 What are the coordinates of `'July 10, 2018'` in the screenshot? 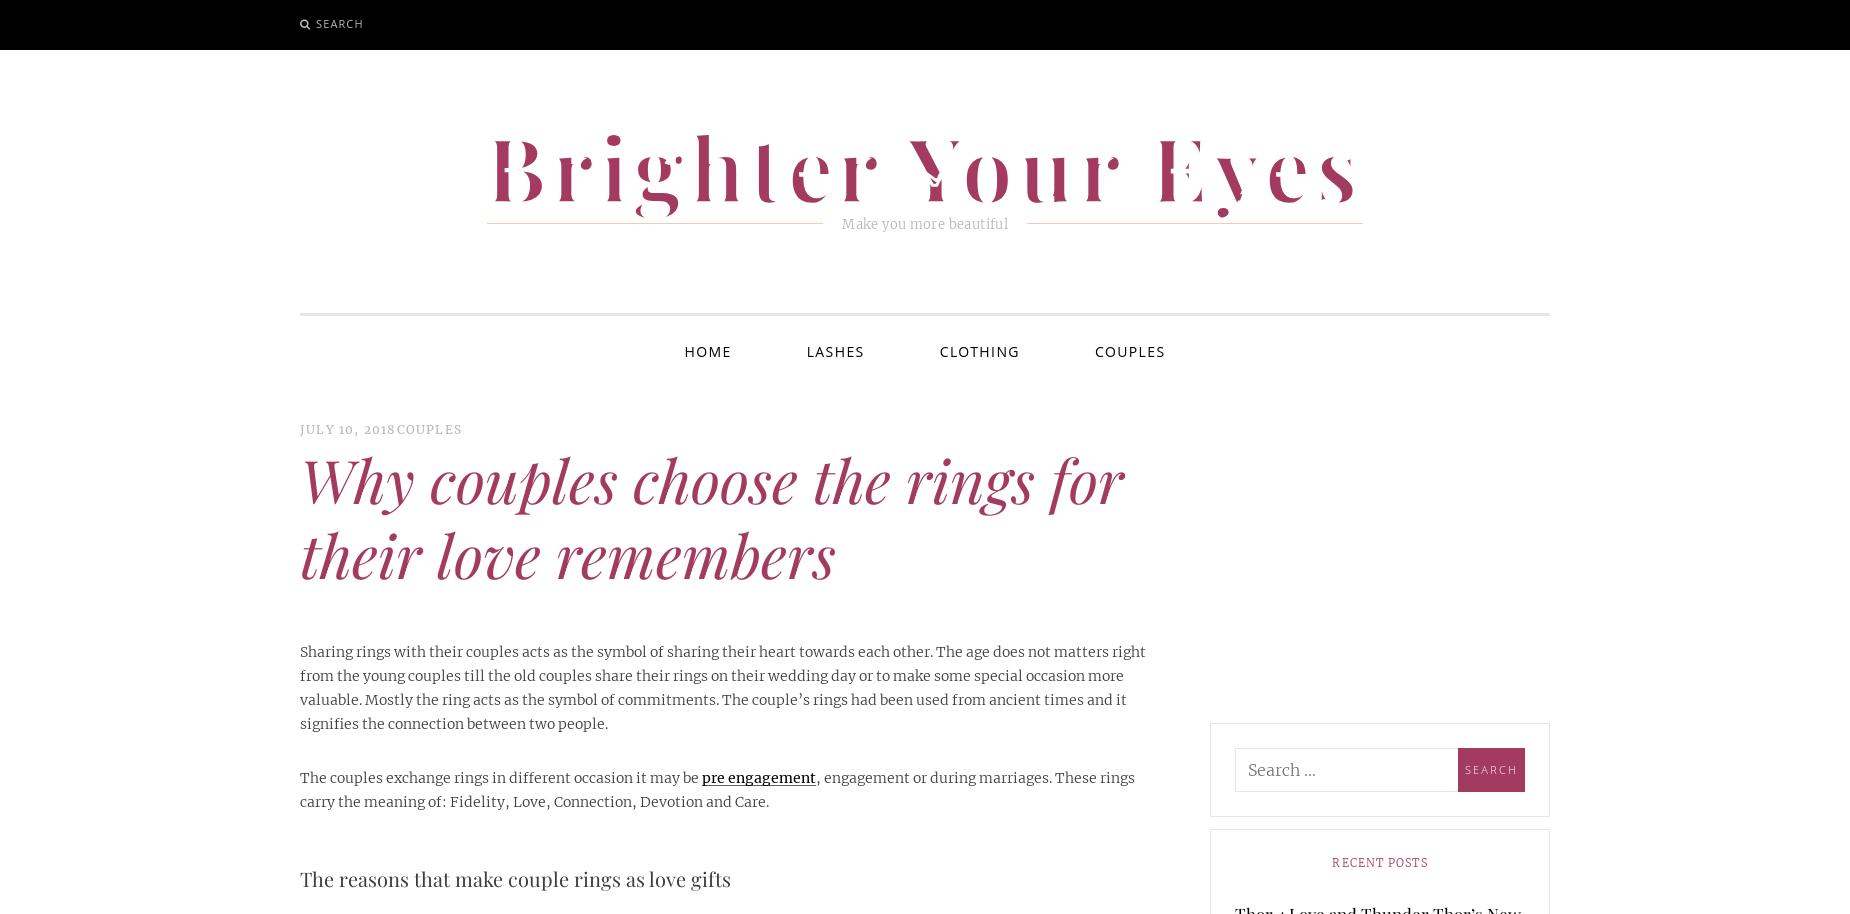 It's located at (297, 427).